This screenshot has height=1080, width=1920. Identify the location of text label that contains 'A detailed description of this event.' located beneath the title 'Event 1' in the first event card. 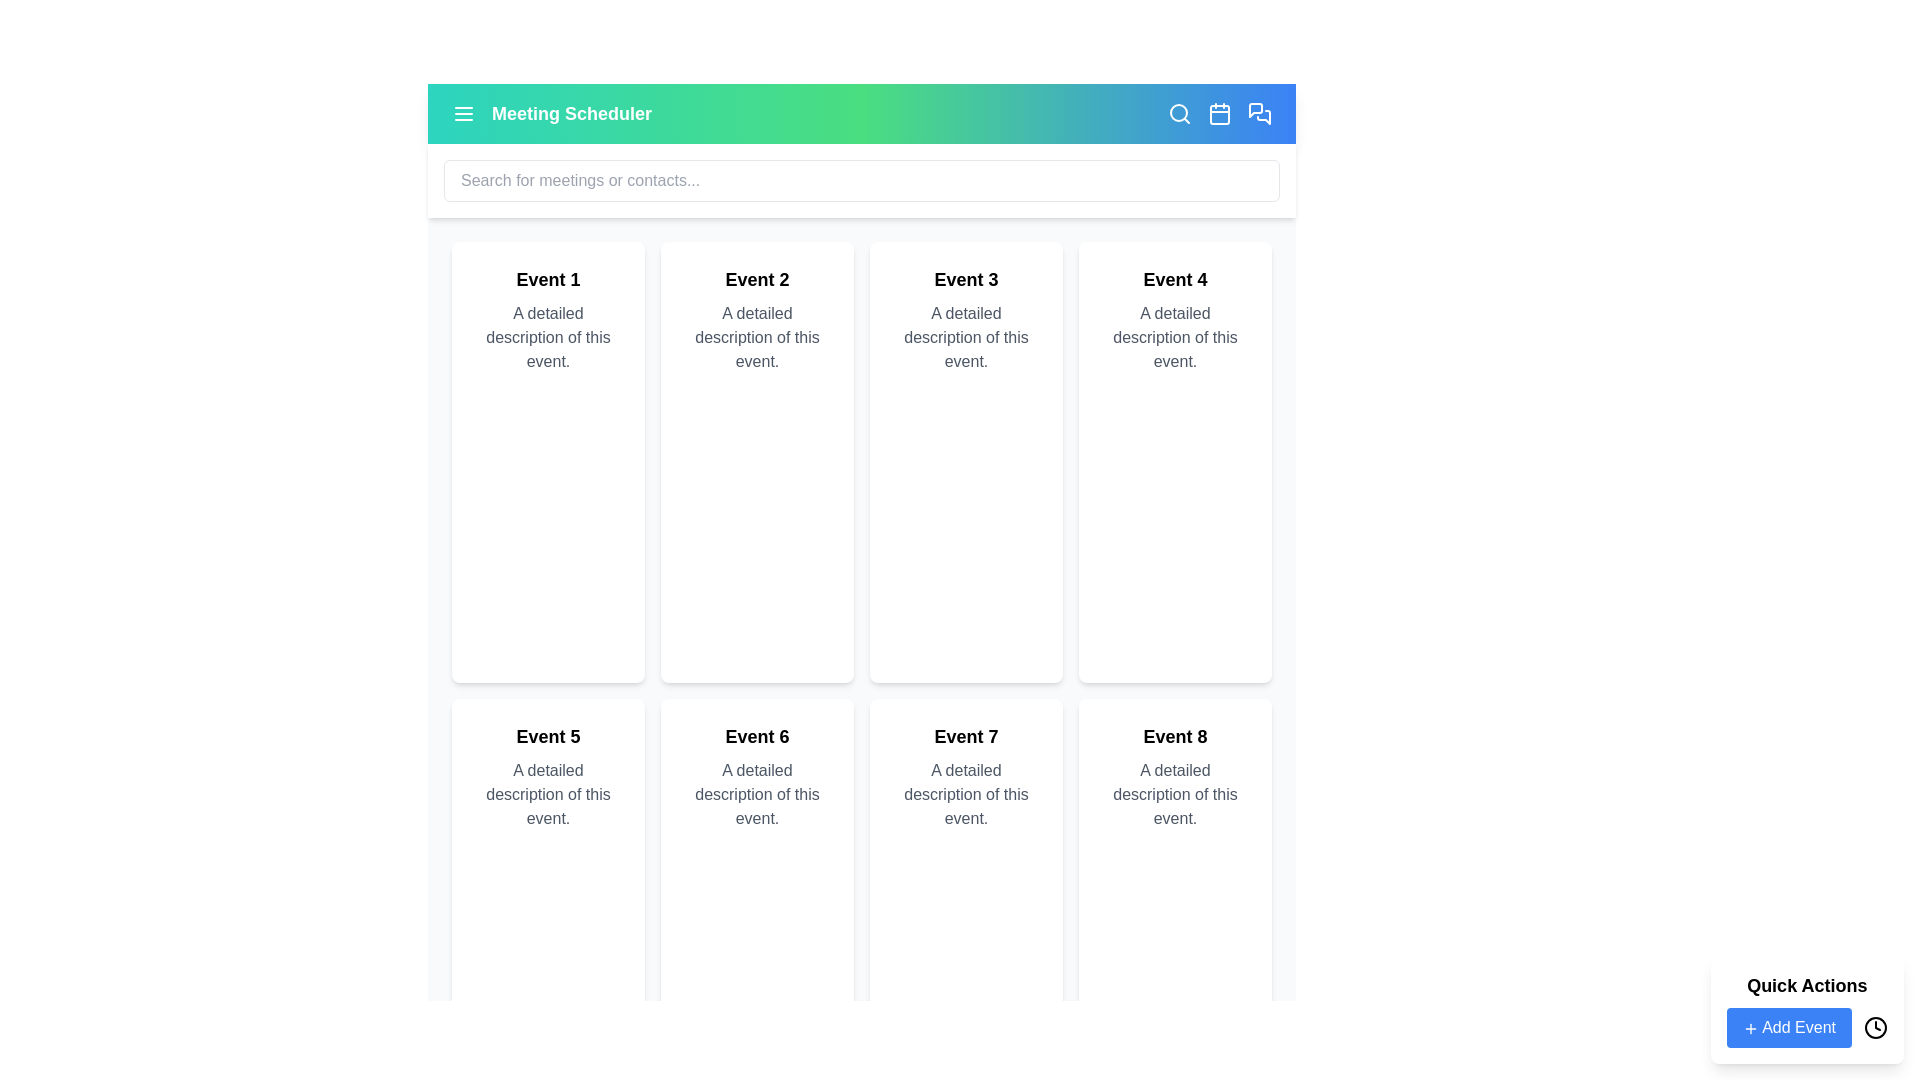
(548, 337).